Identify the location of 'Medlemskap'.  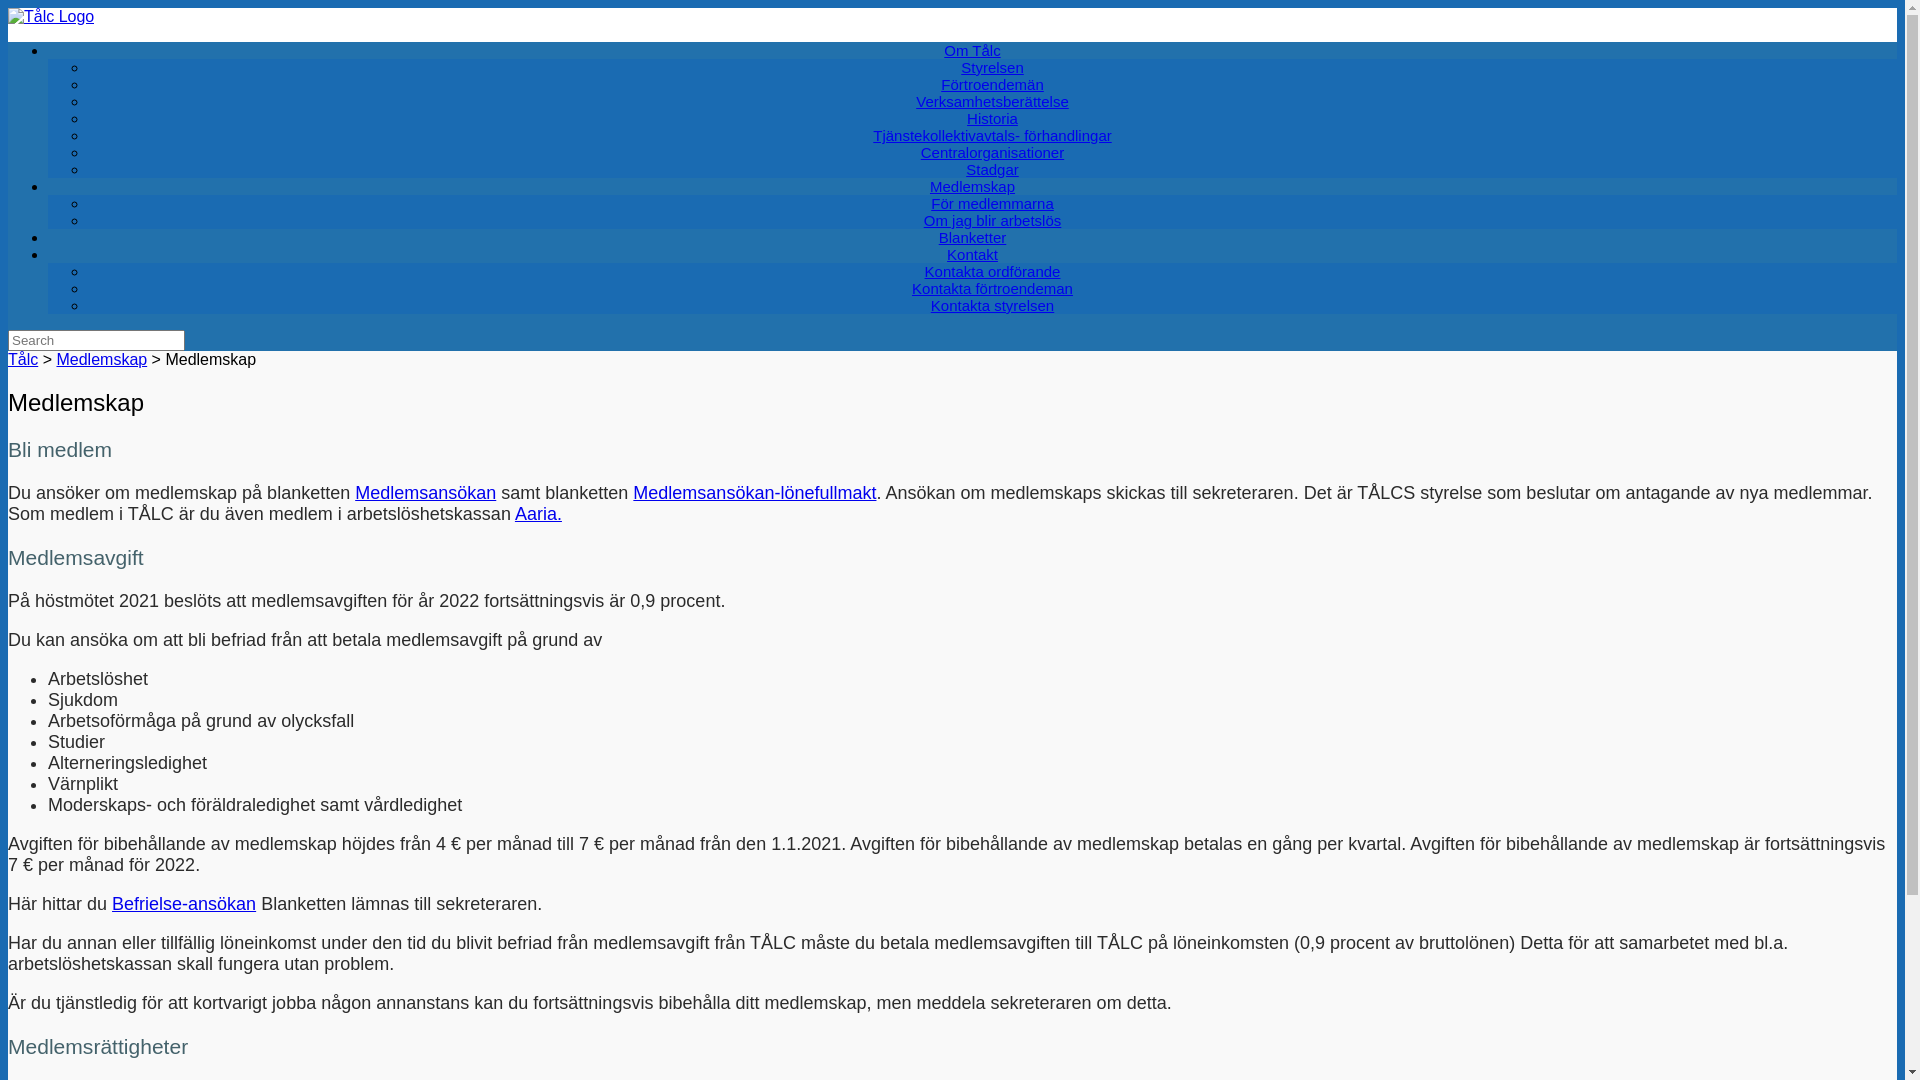
(100, 358).